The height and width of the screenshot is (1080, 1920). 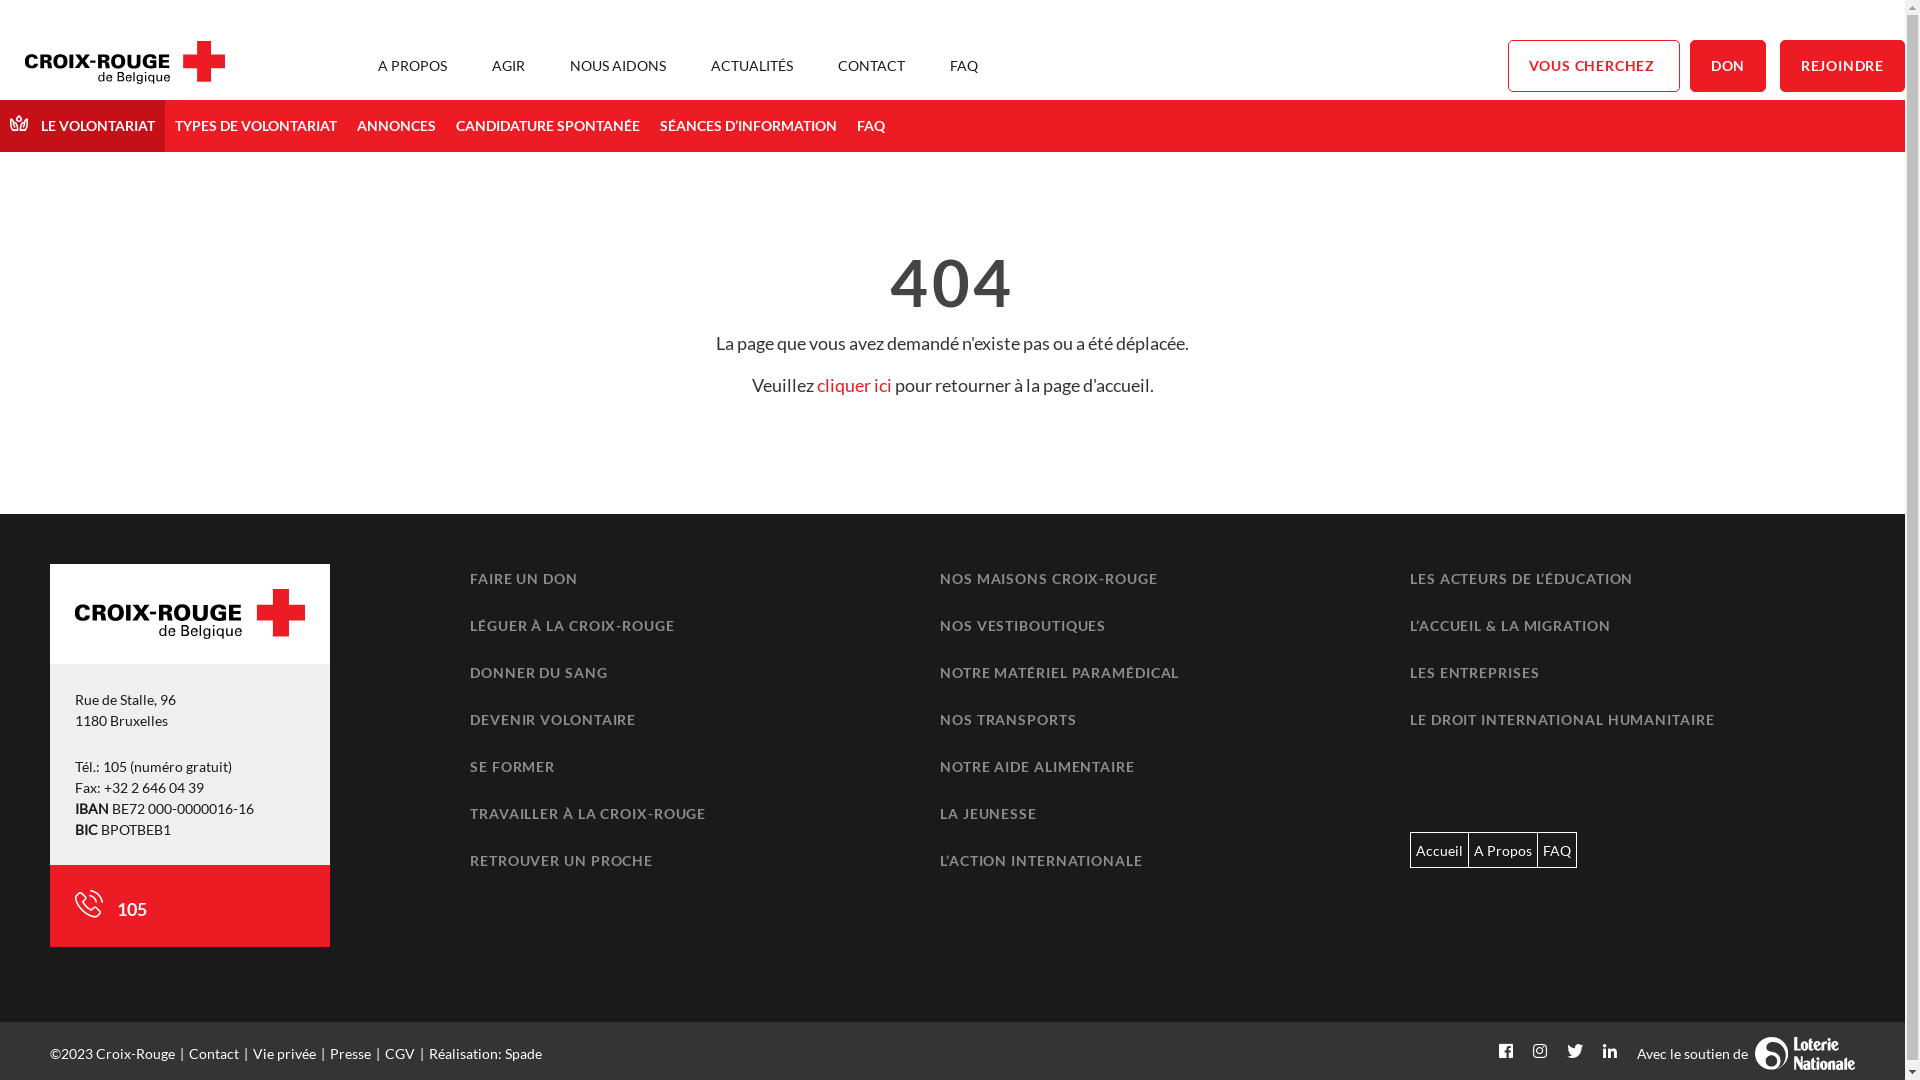 What do you see at coordinates (129, 909) in the screenshot?
I see `'105'` at bounding box center [129, 909].